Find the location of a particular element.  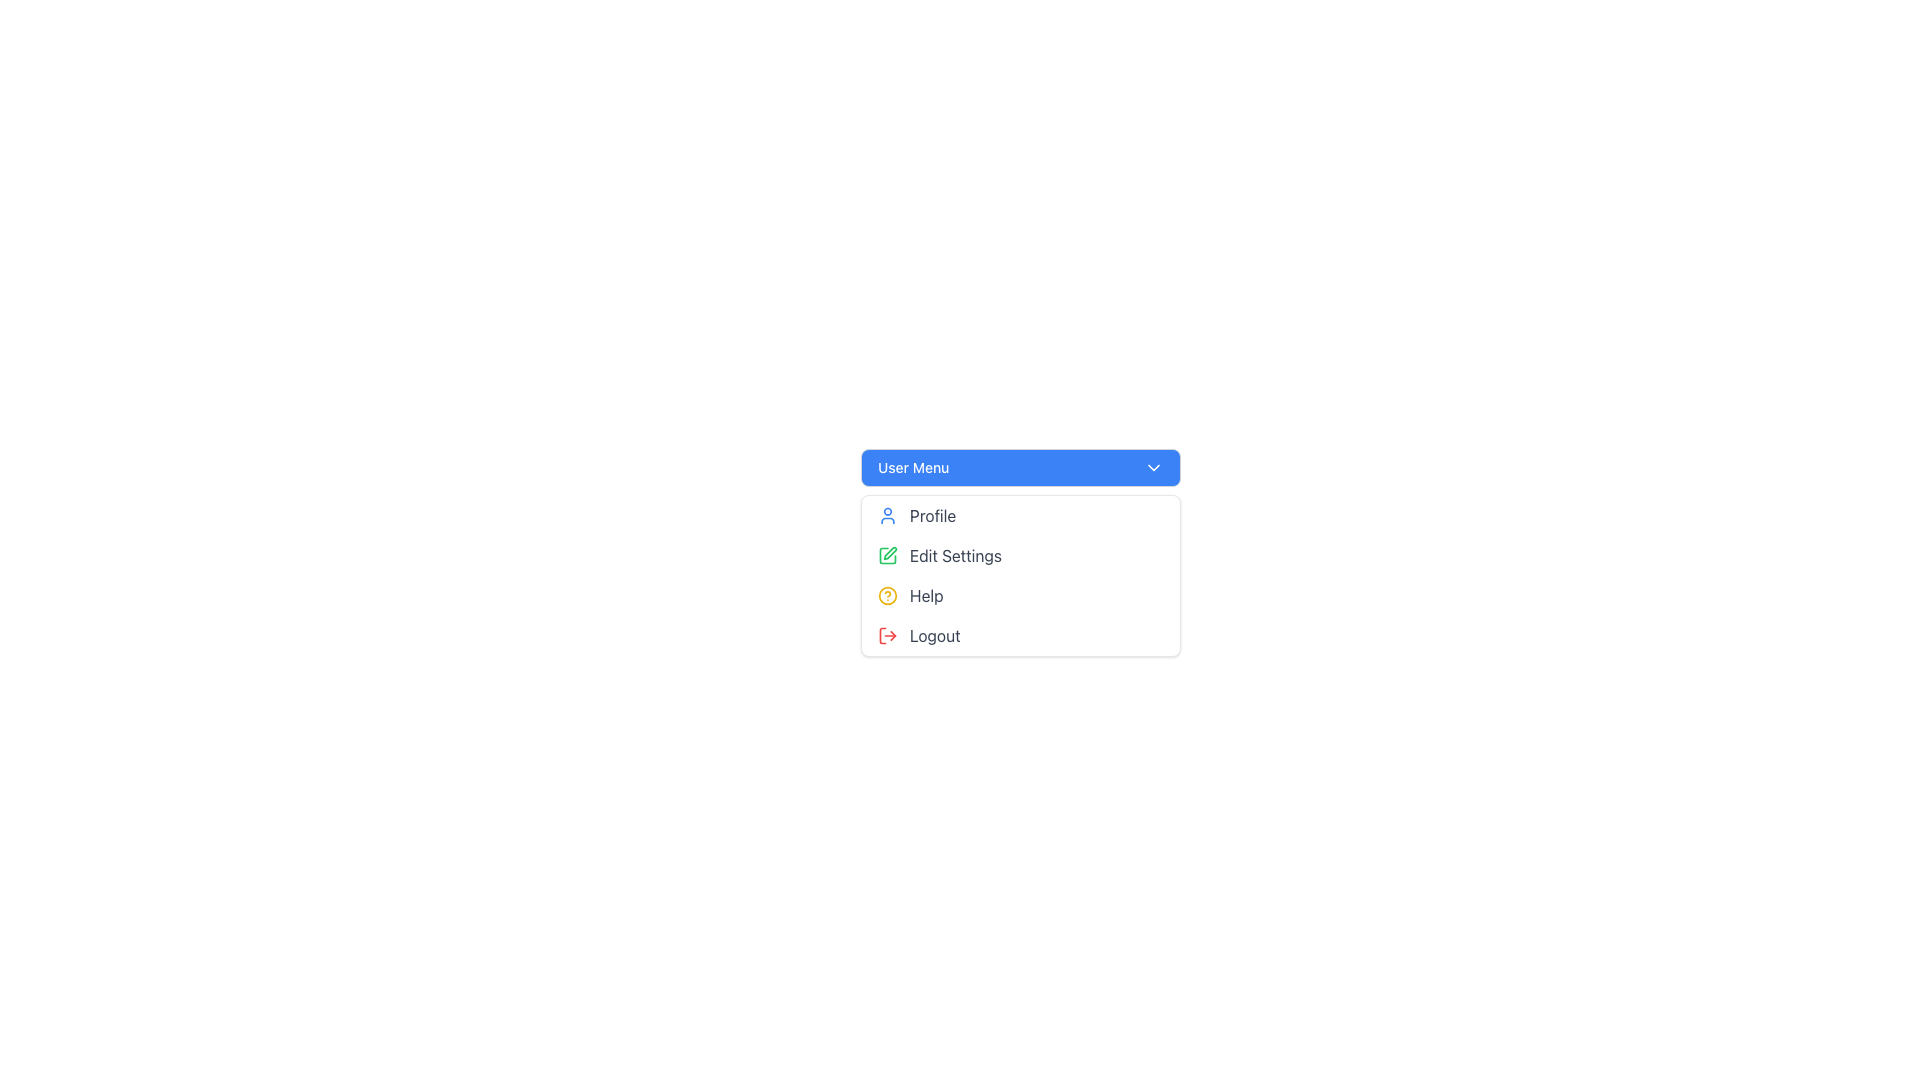

the settings button, which is the second item in the dropdown menu located below 'Profile' and above 'Help' is located at coordinates (1021, 575).